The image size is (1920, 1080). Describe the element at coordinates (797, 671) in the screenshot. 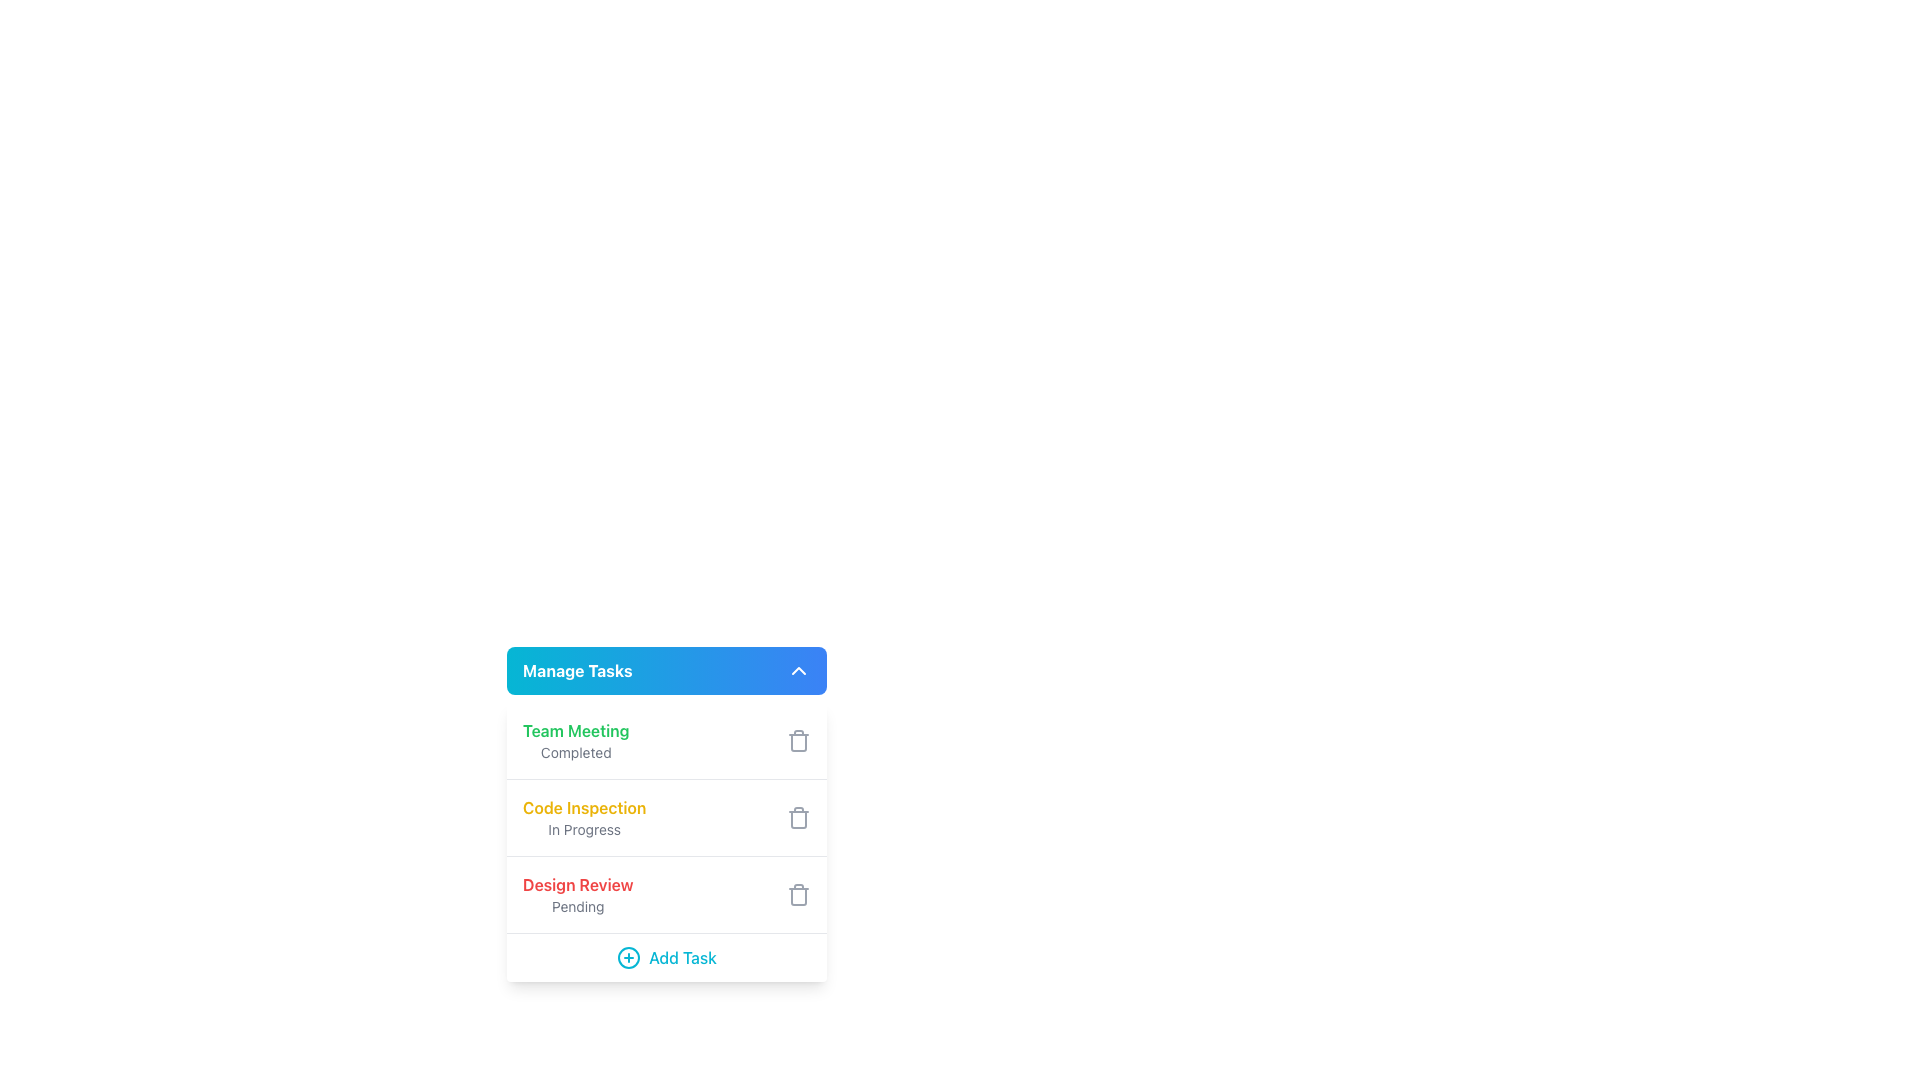

I see `the toggle icon located on the far right side of the 'Manage Tasks' button with a gradient blue background` at that location.